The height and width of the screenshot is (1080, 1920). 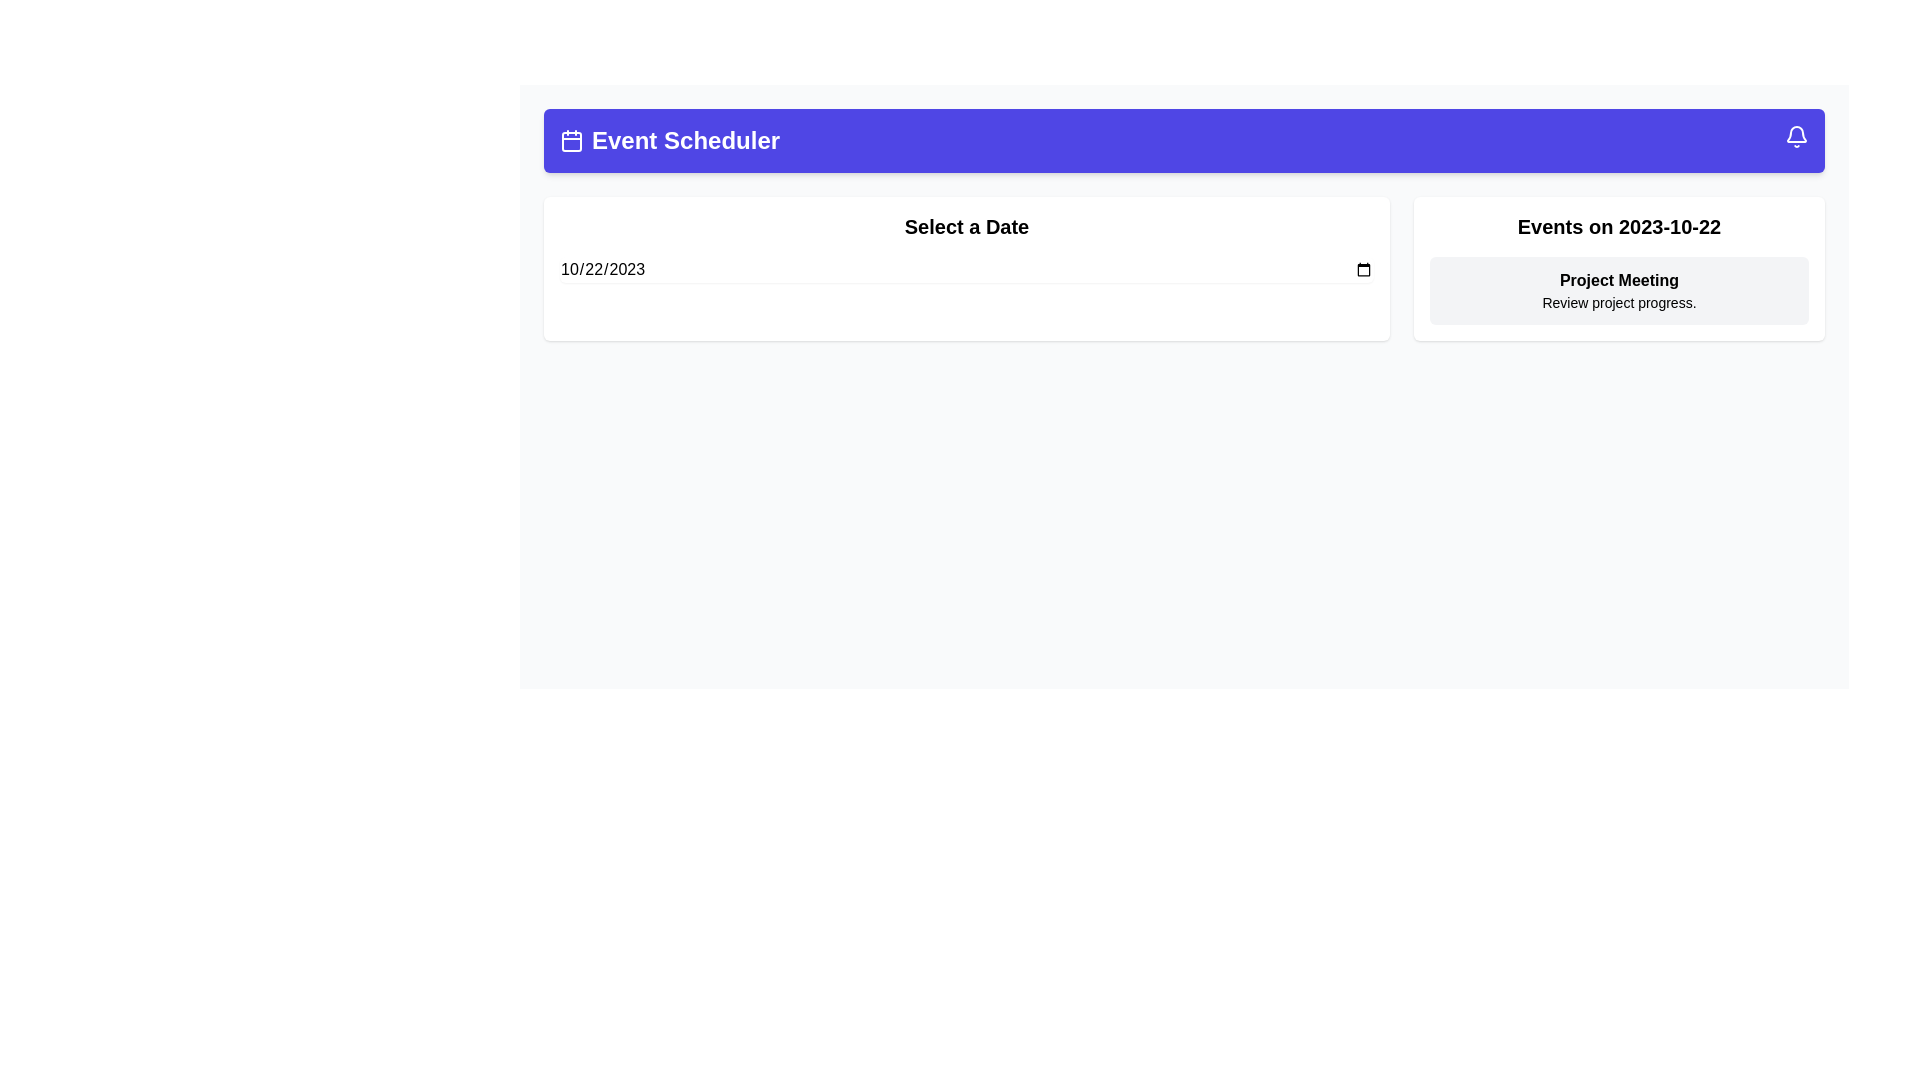 I want to click on the text label reading 'Review project progress.' which is styled in a smaller font and located below 'Project Meeting' in the light gray card under 'Events on 2023-10-22', so click(x=1619, y=303).